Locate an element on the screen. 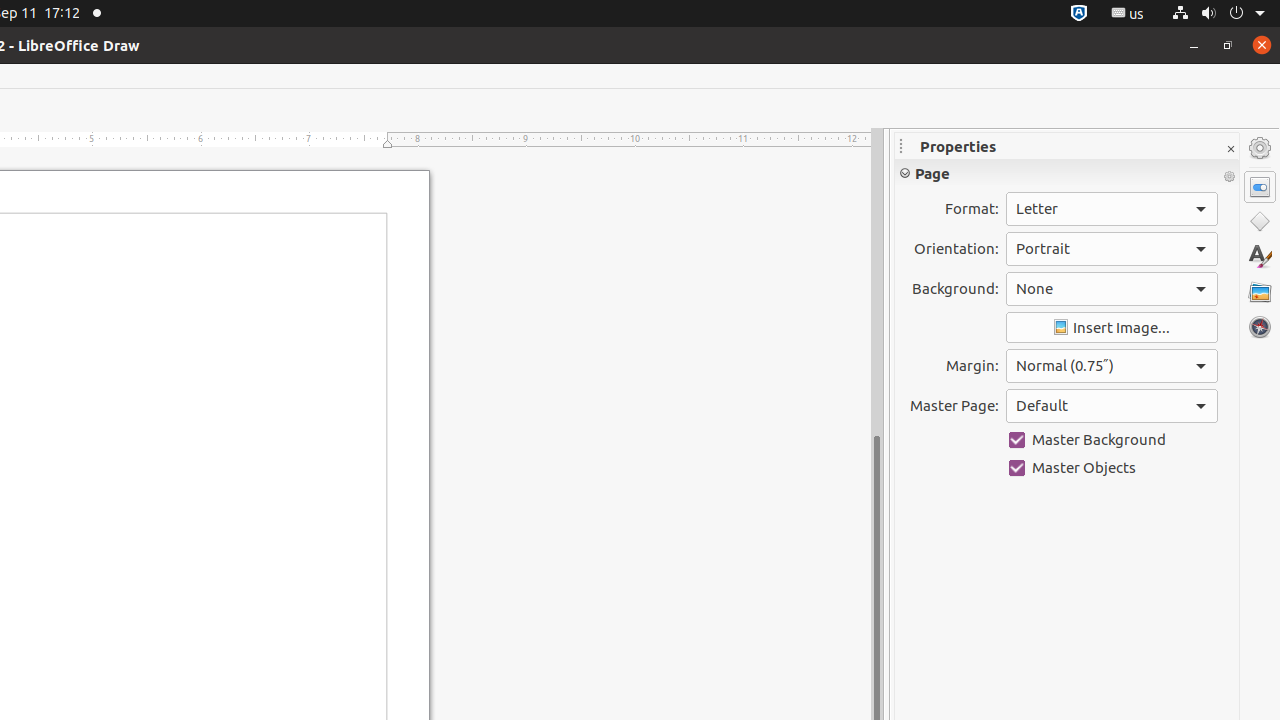 The width and height of the screenshot is (1280, 720). 'Master Background' is located at coordinates (1110, 438).